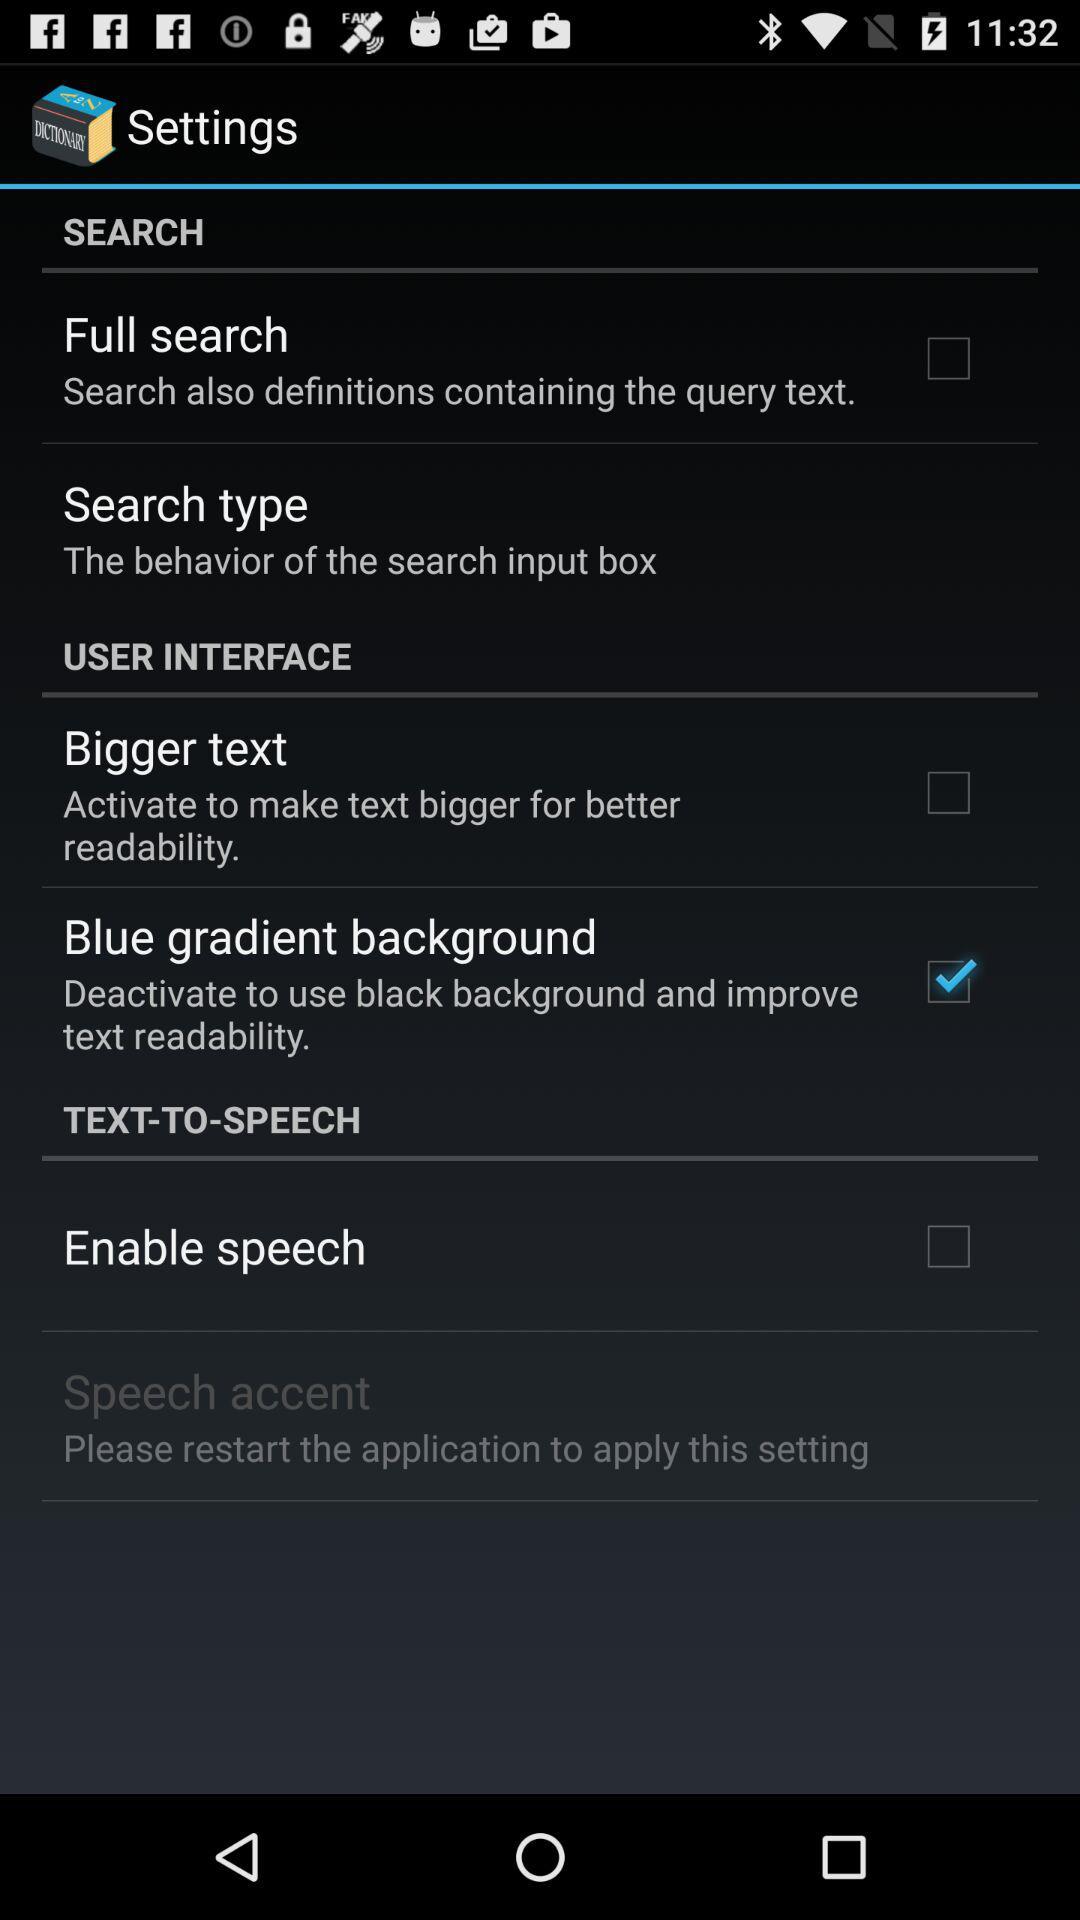 The image size is (1080, 1920). Describe the element at coordinates (175, 333) in the screenshot. I see `the full search item` at that location.